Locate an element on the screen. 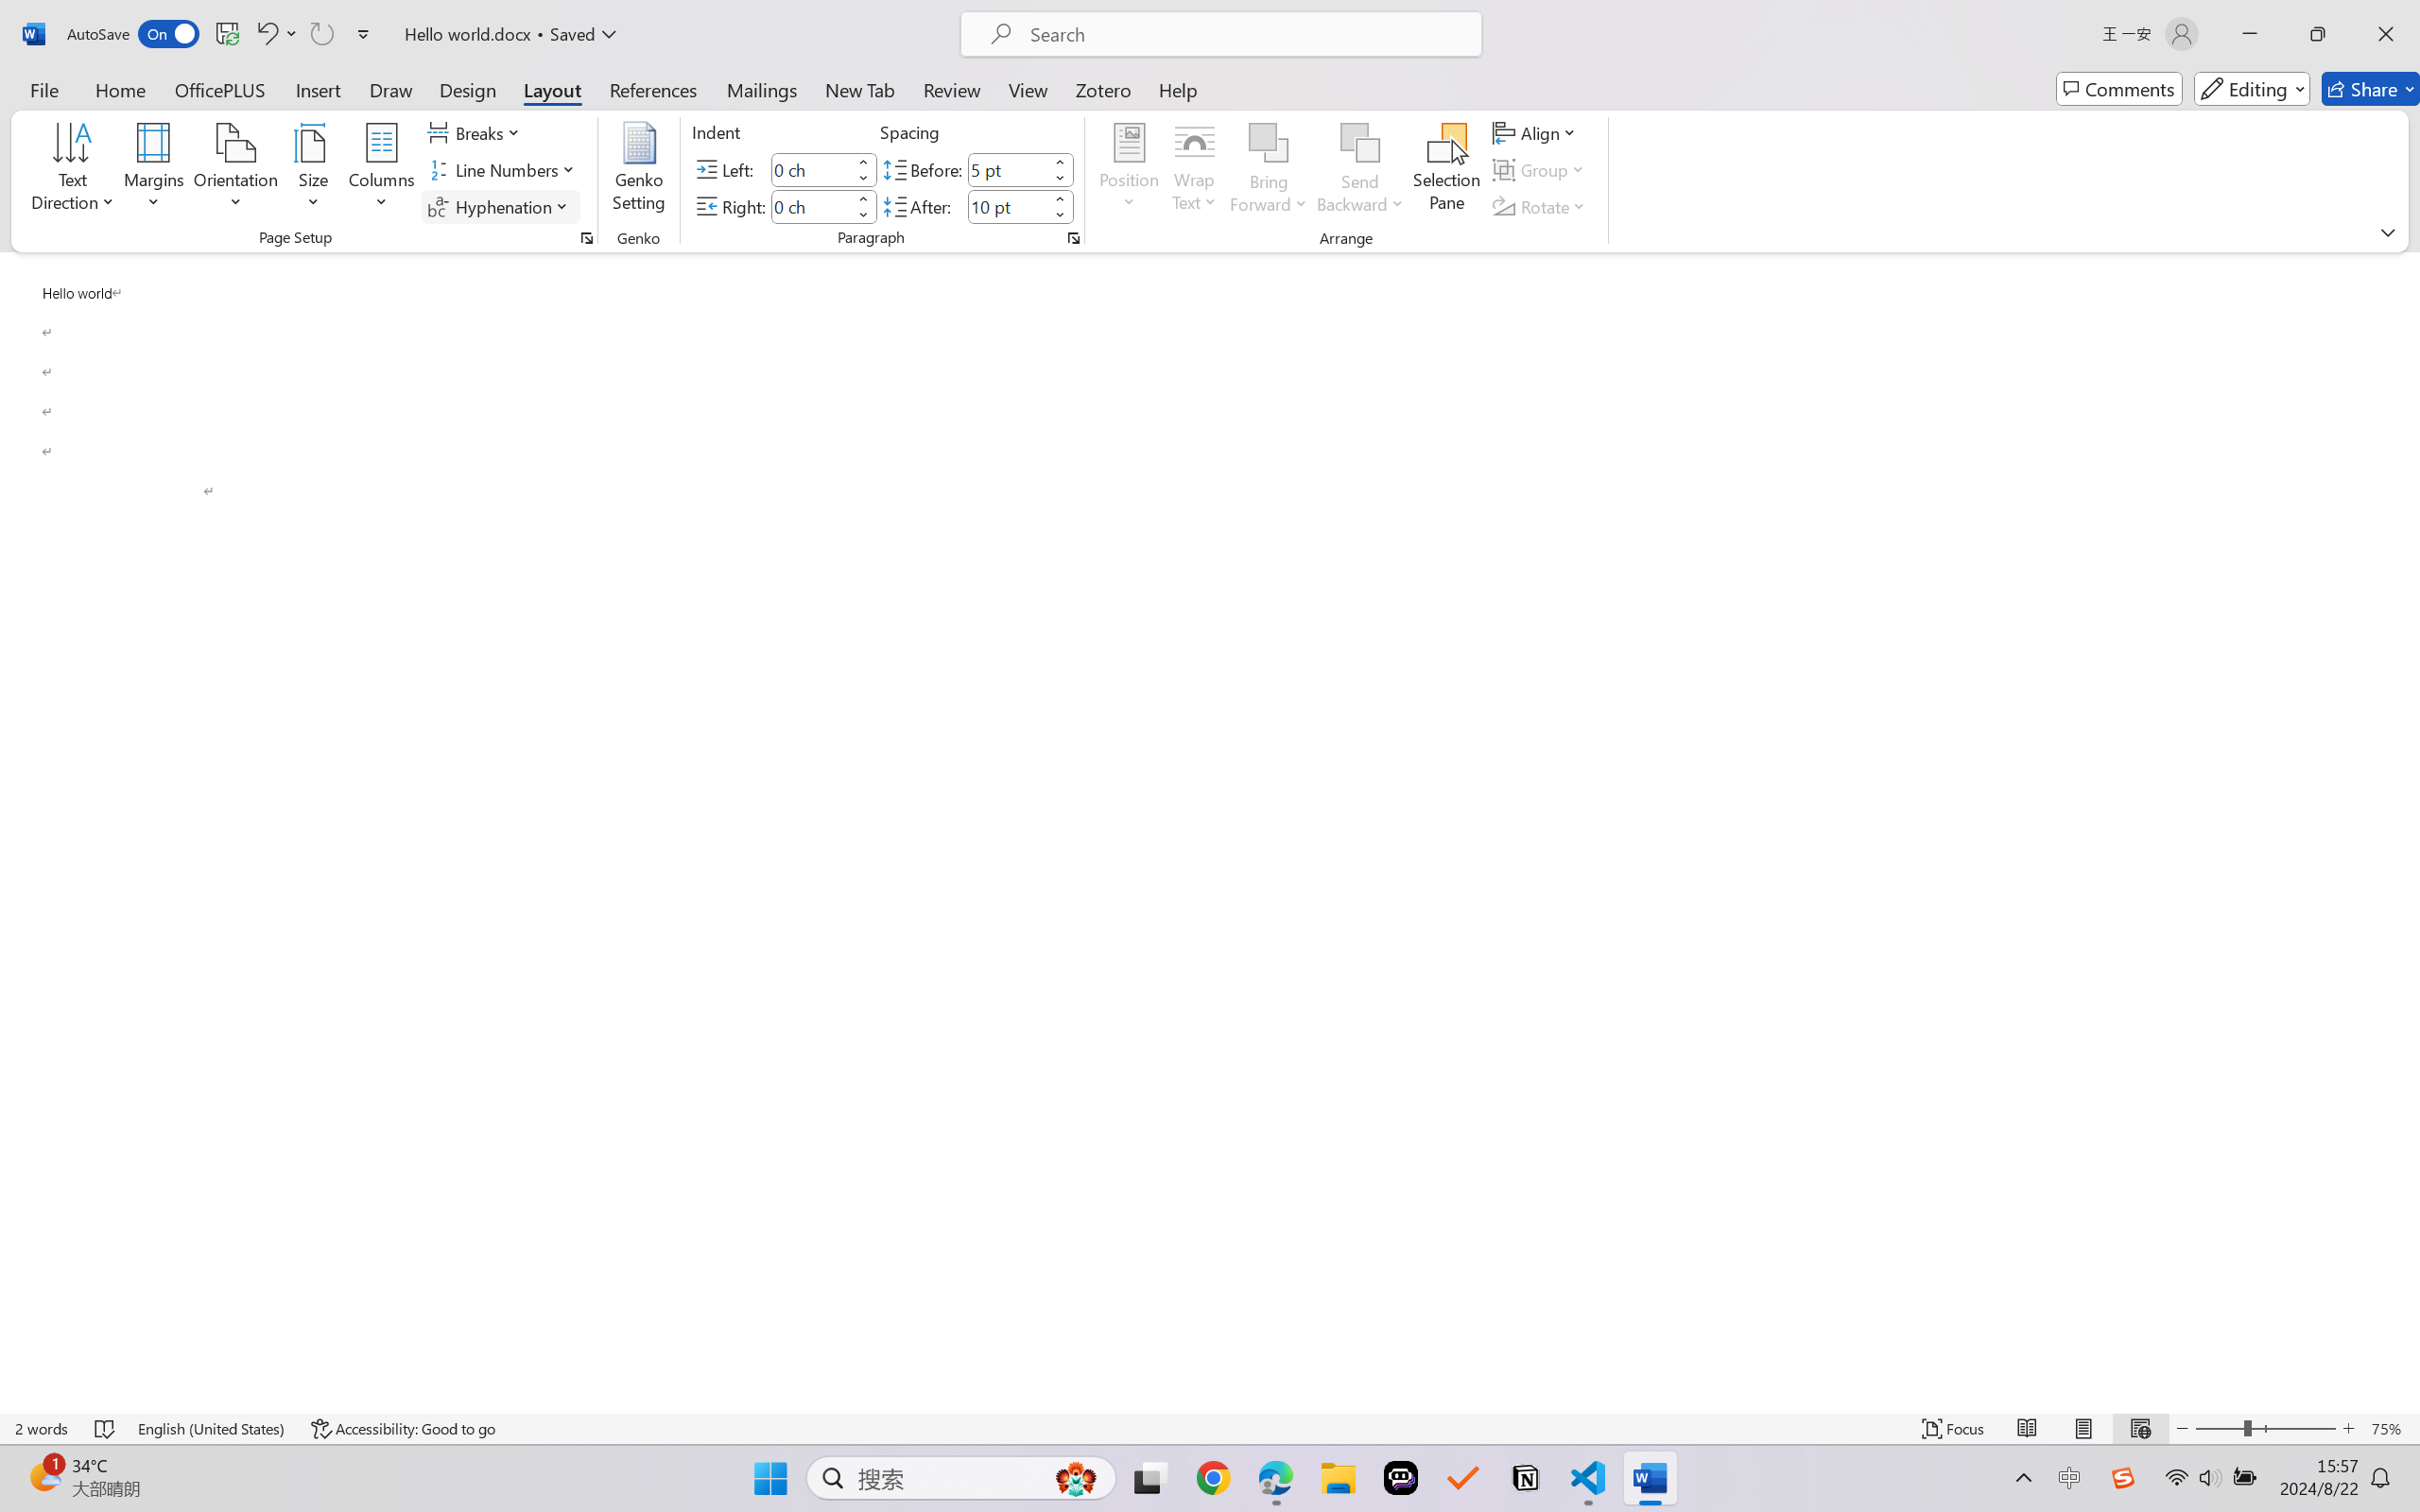 The height and width of the screenshot is (1512, 2420). 'Undo Apply Quick Style Set' is located at coordinates (274, 33).